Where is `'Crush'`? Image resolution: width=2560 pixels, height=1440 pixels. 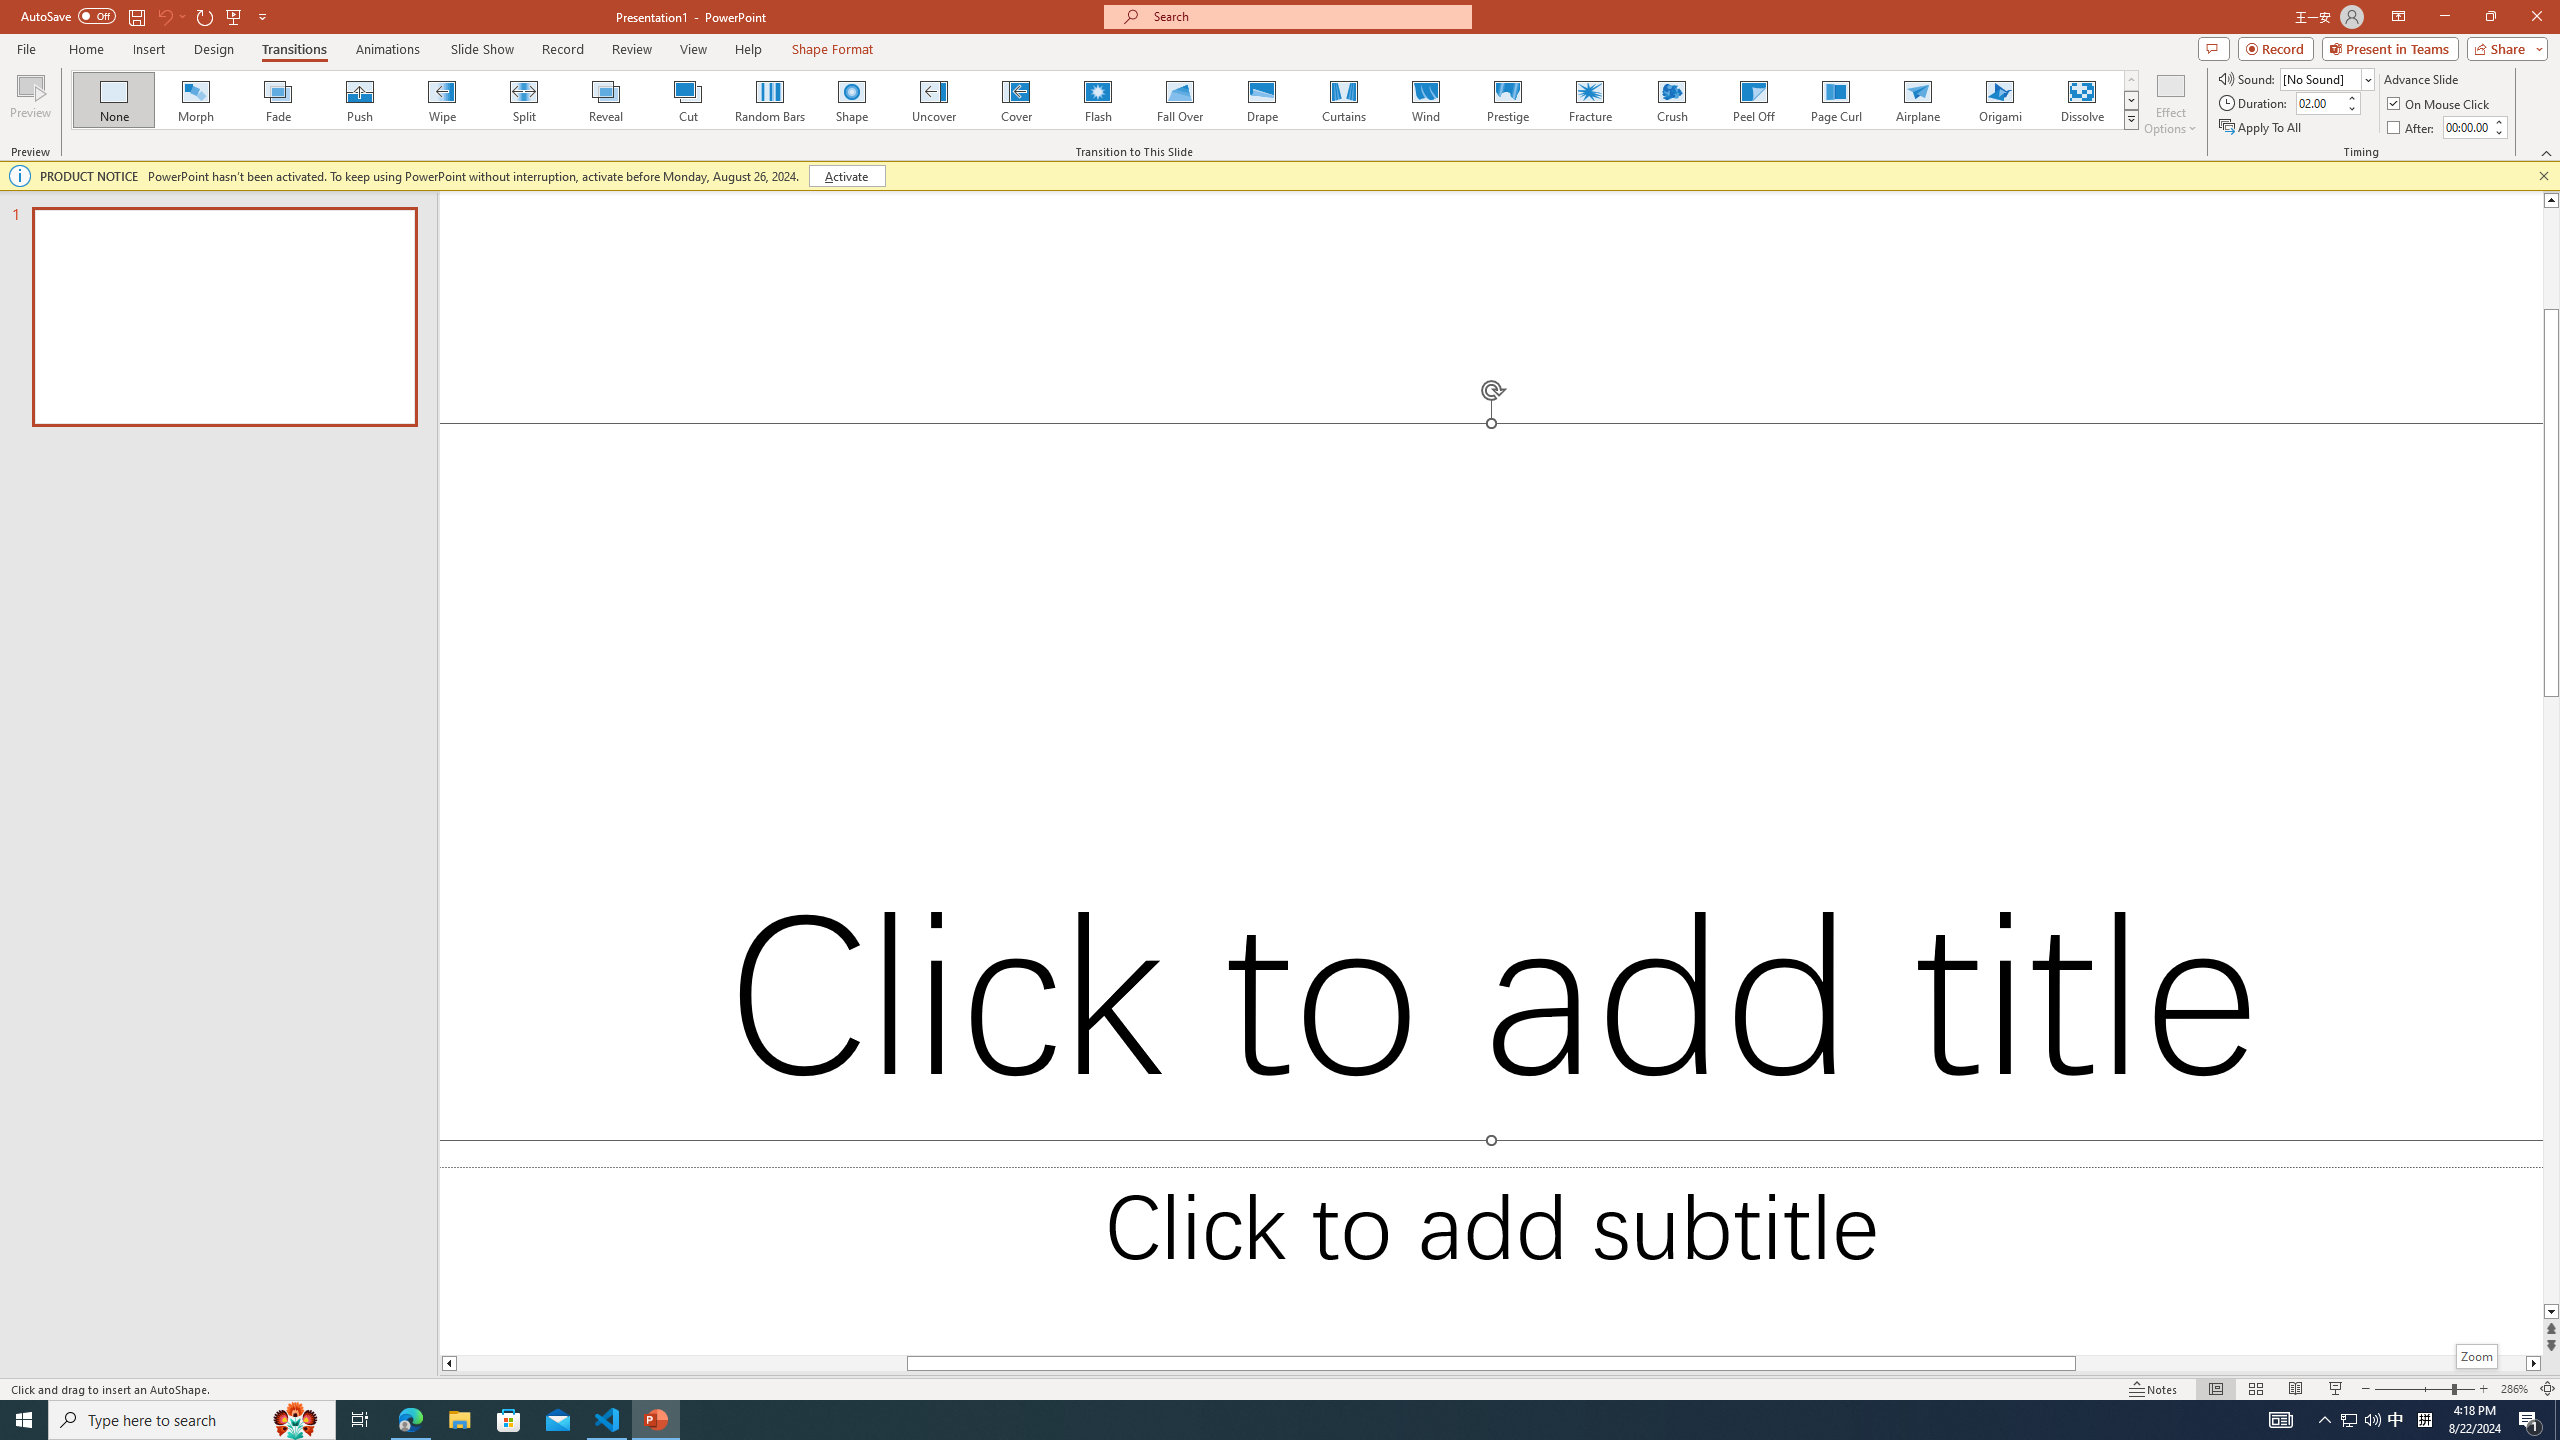 'Crush' is located at coordinates (1671, 99).